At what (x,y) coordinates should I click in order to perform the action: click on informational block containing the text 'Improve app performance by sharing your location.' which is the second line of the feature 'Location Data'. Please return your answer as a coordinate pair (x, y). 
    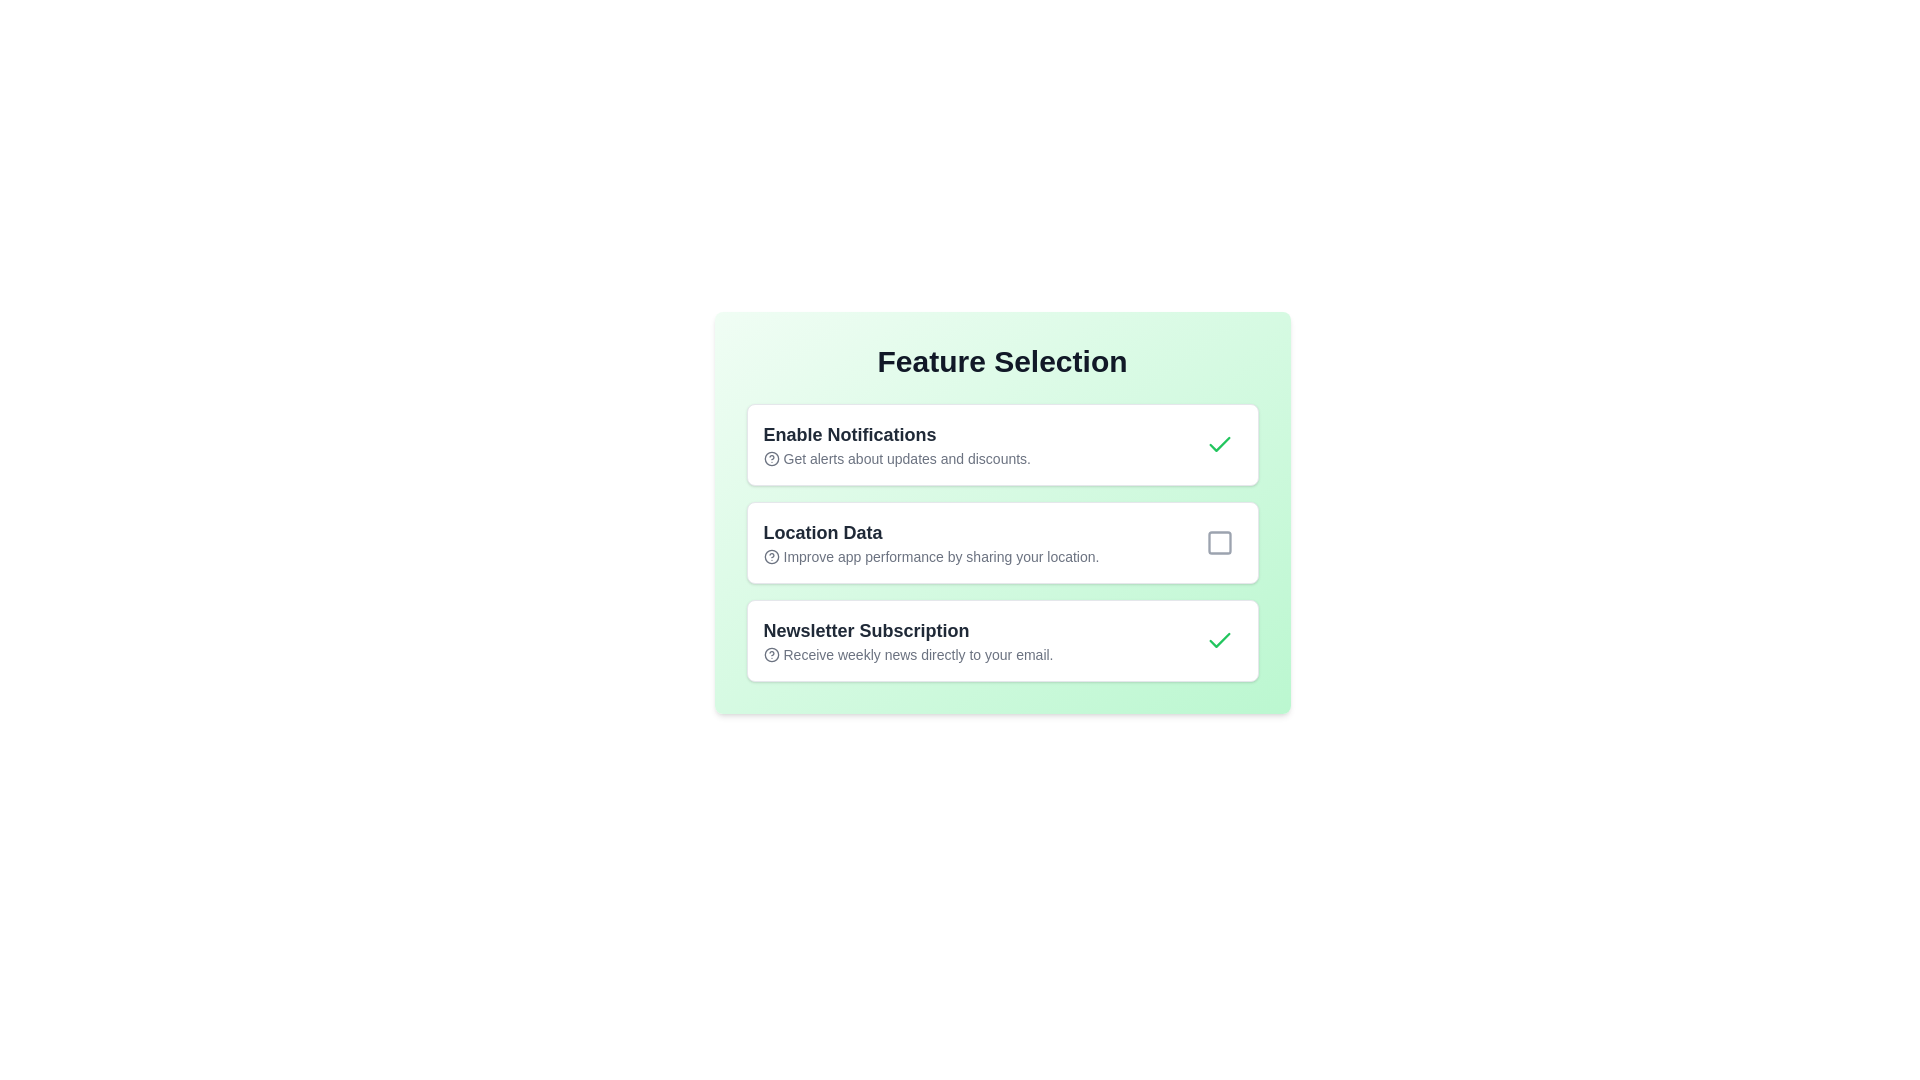
    Looking at the image, I should click on (930, 543).